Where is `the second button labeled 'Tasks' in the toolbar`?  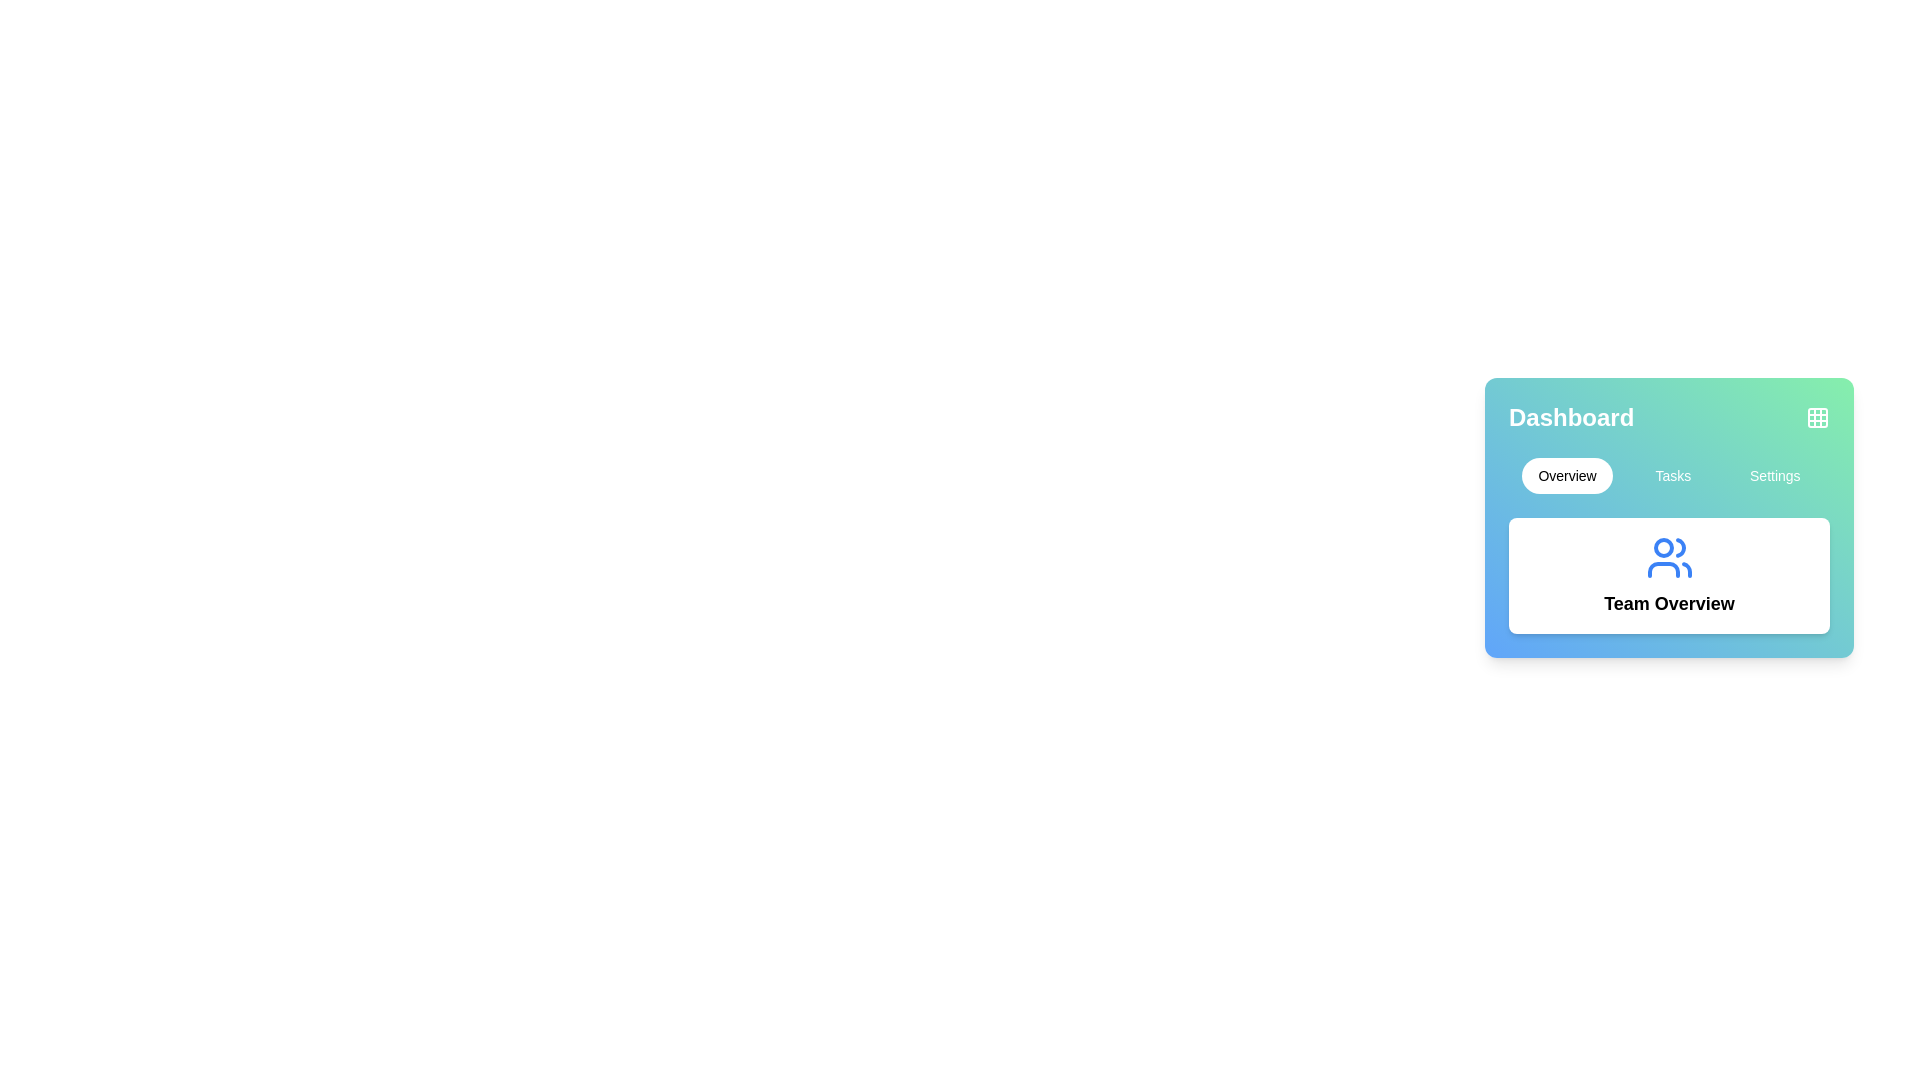
the second button labeled 'Tasks' in the toolbar is located at coordinates (1673, 475).